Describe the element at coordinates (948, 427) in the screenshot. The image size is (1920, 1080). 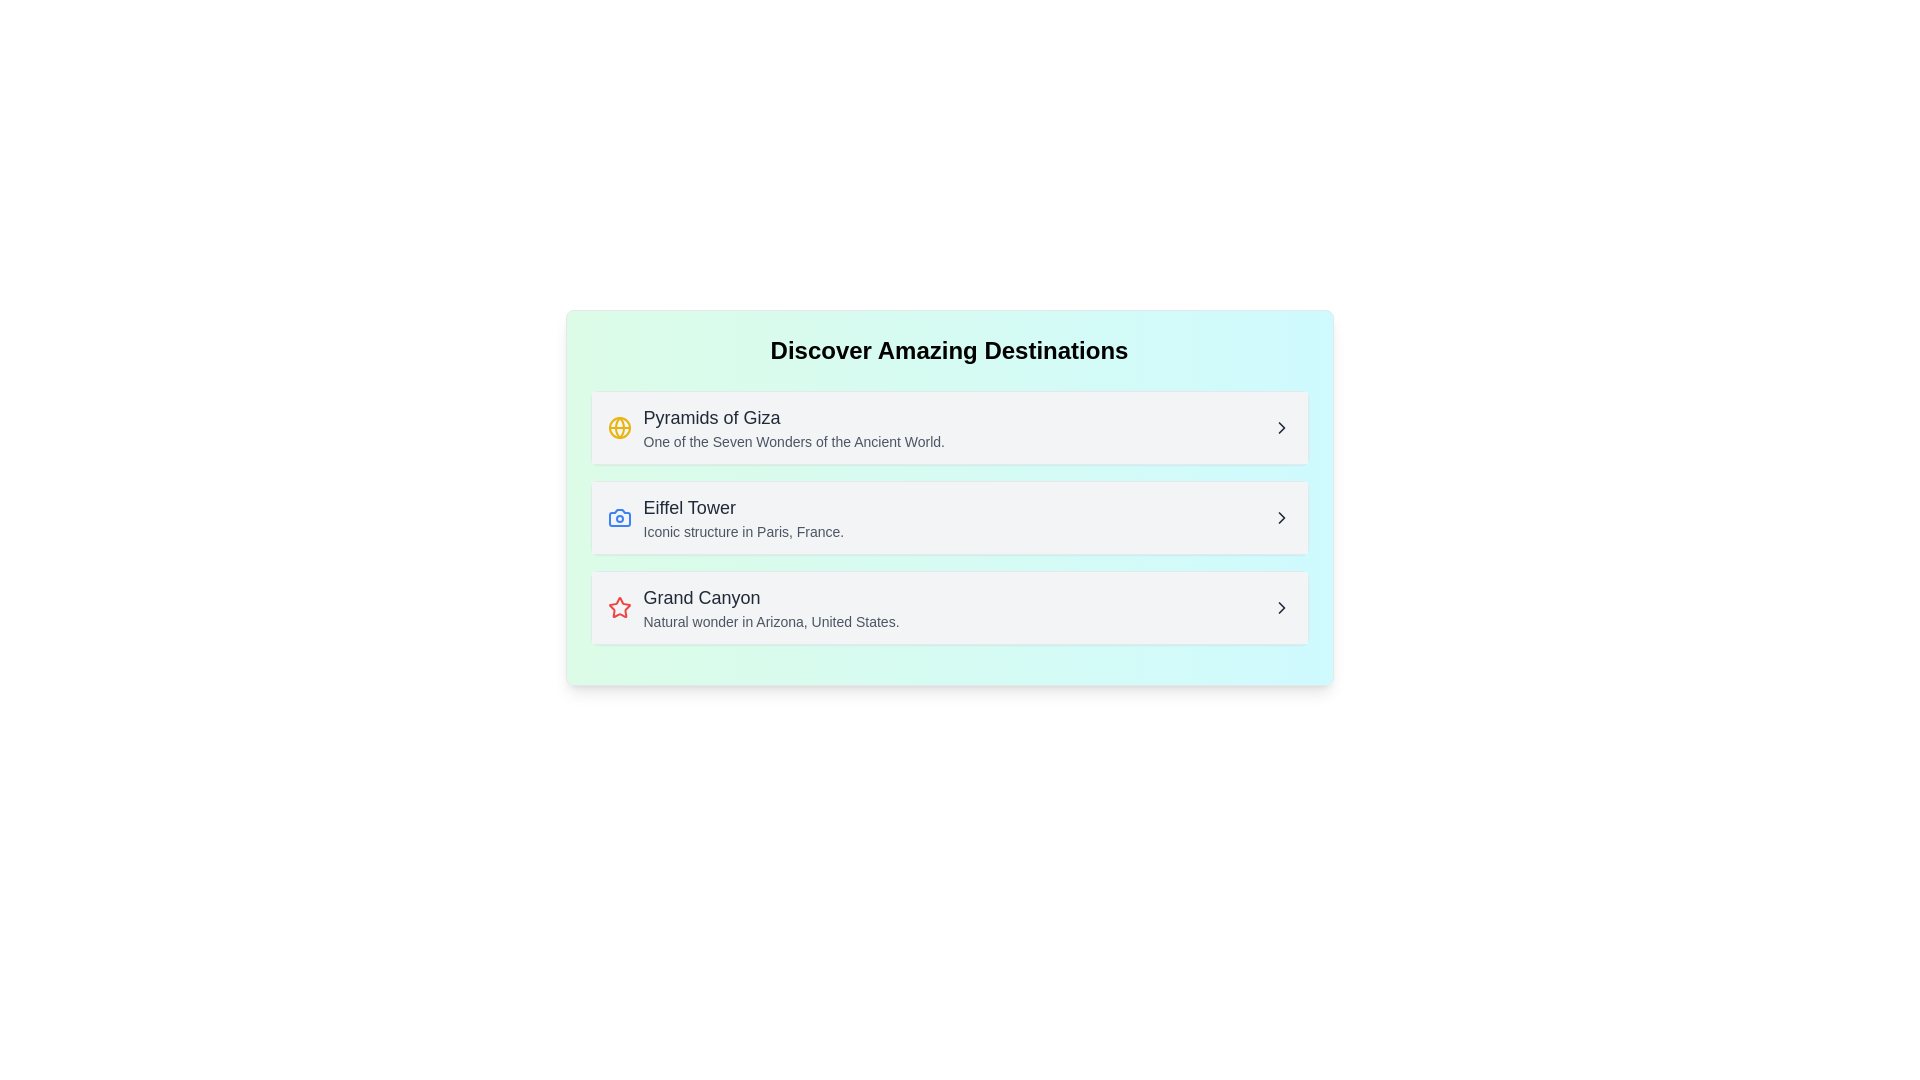
I see `the list item titled 'Pyramids of Giza'` at that location.